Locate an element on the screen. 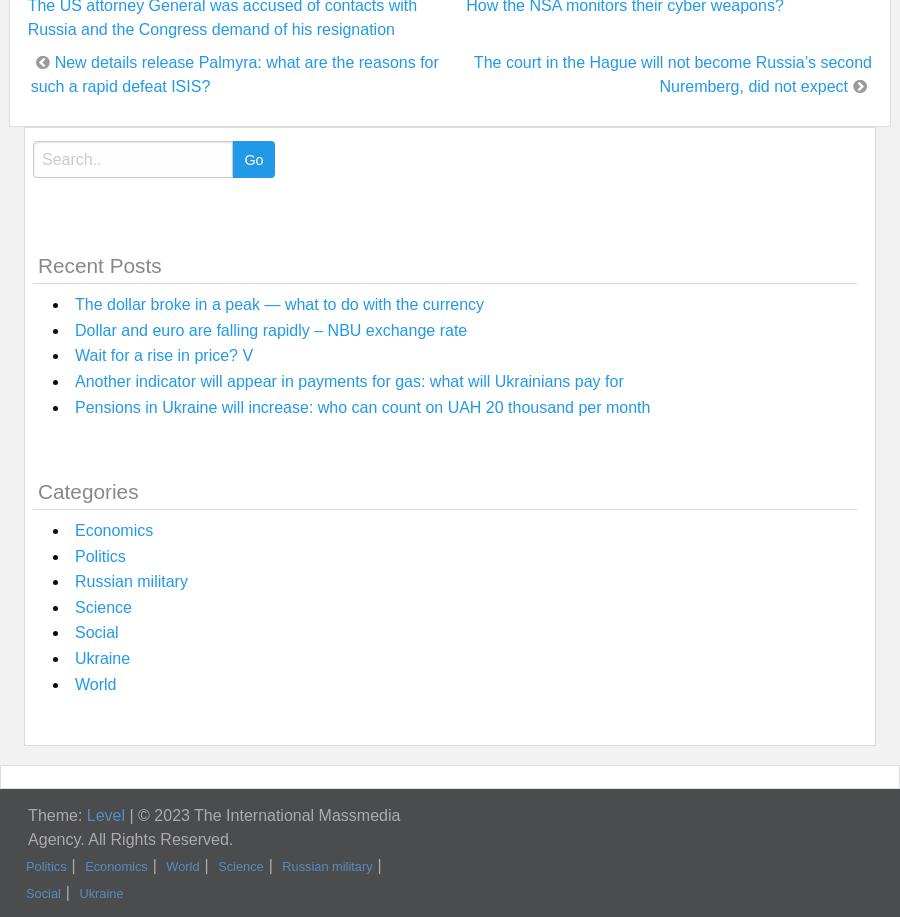 This screenshot has height=917, width=900. 'Recent Posts' is located at coordinates (98, 265).